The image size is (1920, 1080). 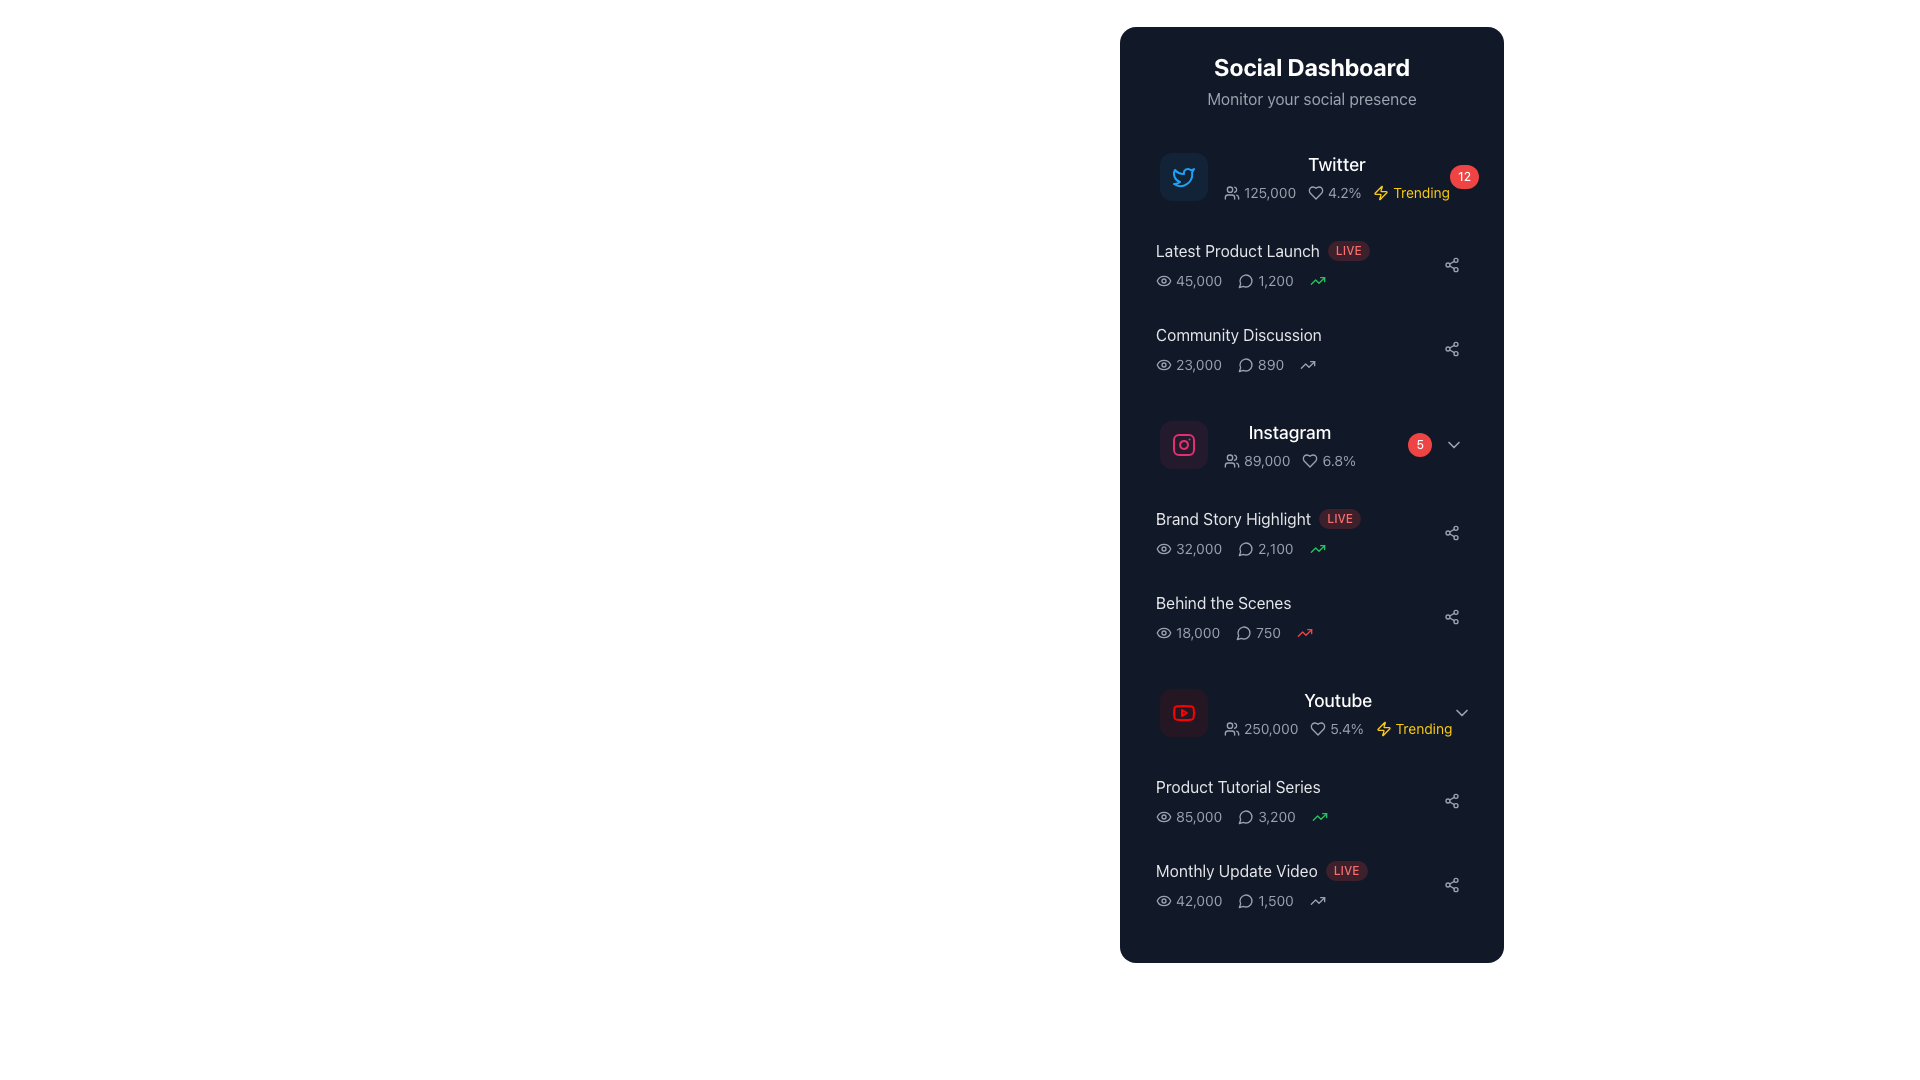 What do you see at coordinates (1184, 443) in the screenshot?
I see `the Instagram icon, which is located to the left of the text 'Instagram', '89,000', and '6.8%' in the Social Dashboard section` at bounding box center [1184, 443].